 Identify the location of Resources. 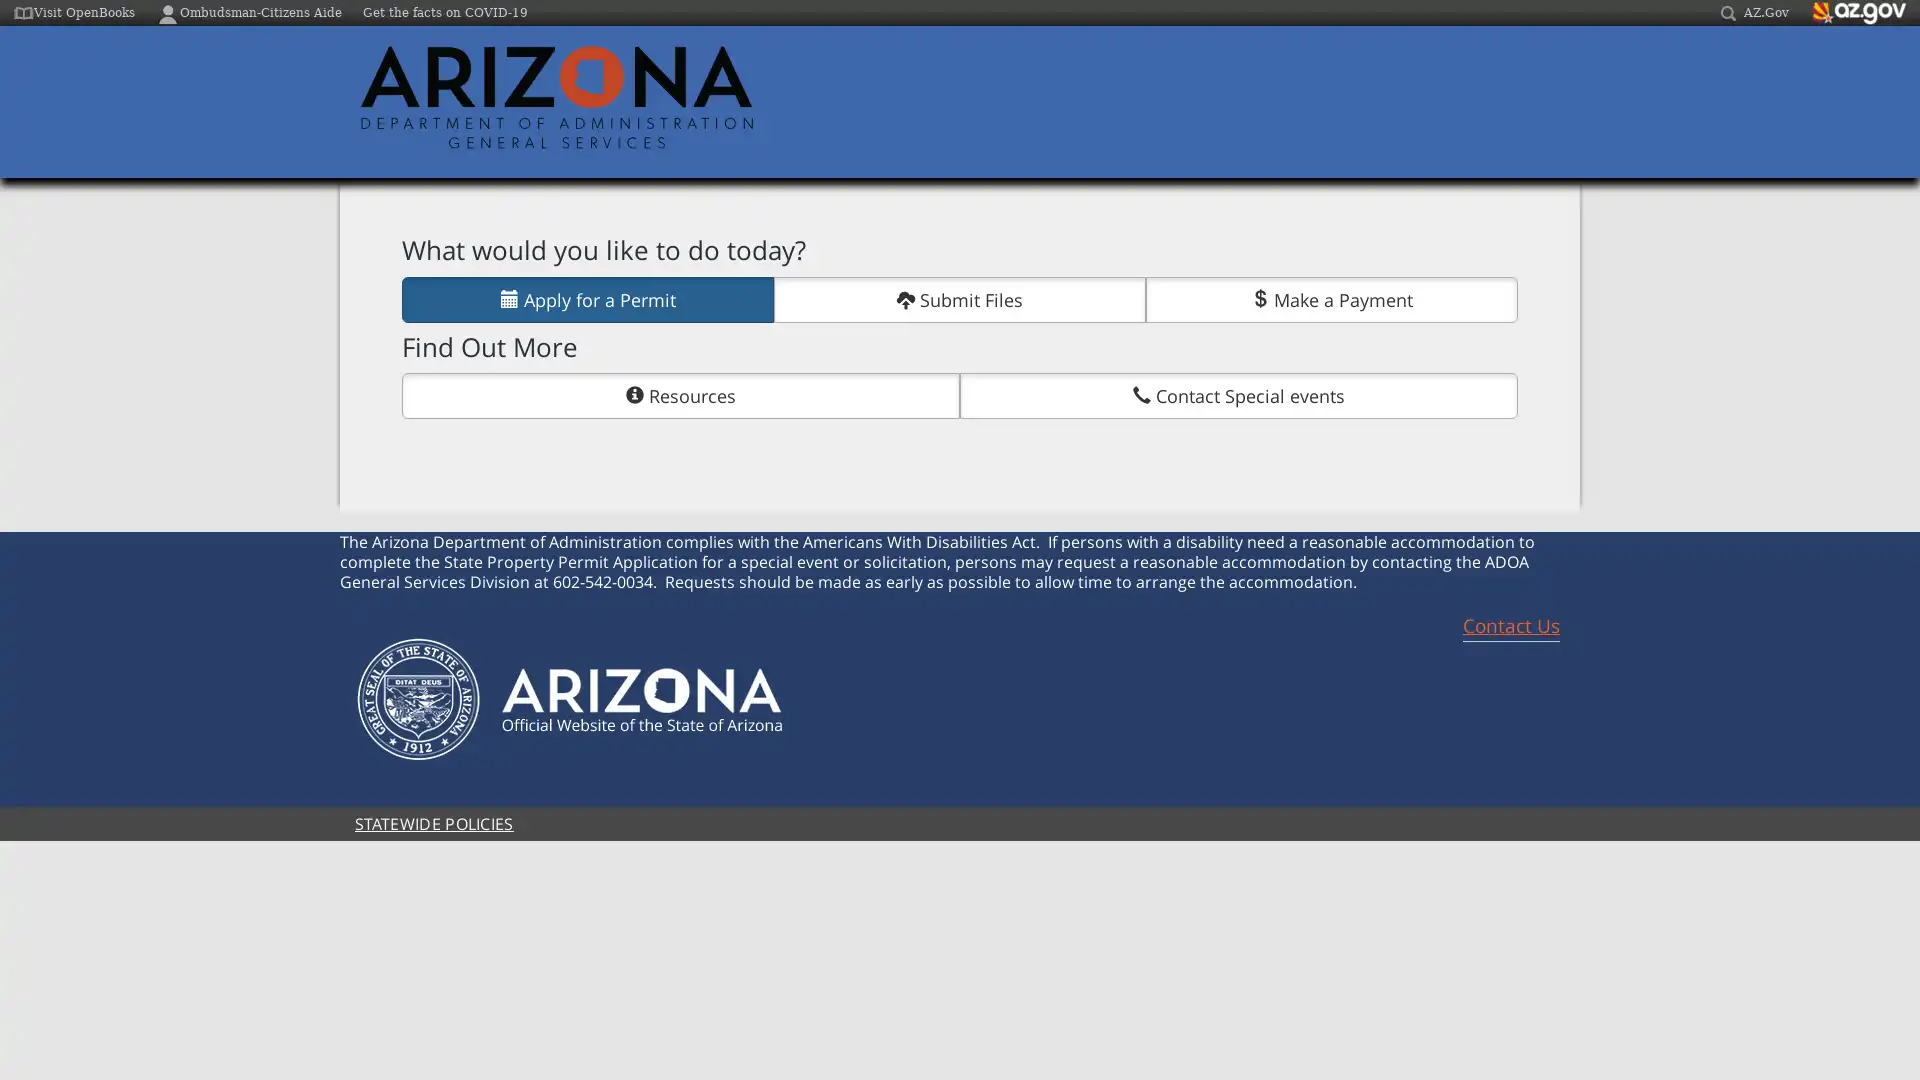
(681, 396).